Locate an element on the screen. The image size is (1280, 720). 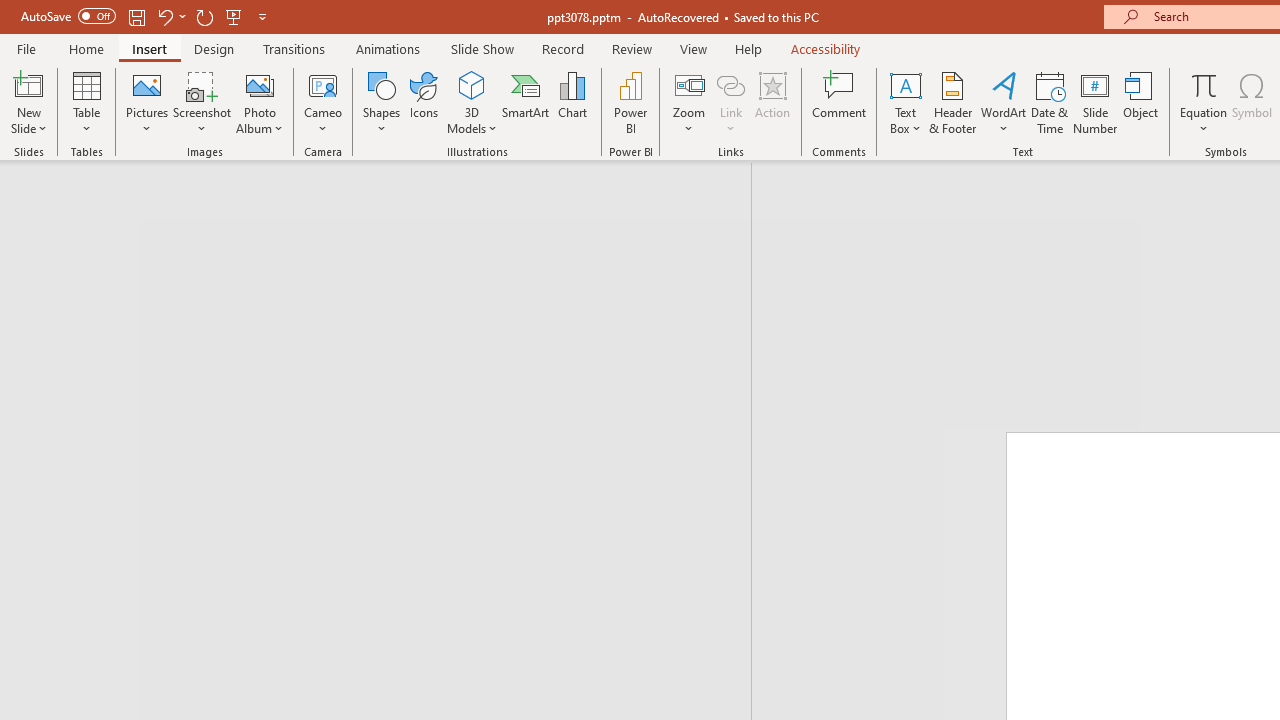
'SmartArt...' is located at coordinates (526, 103).